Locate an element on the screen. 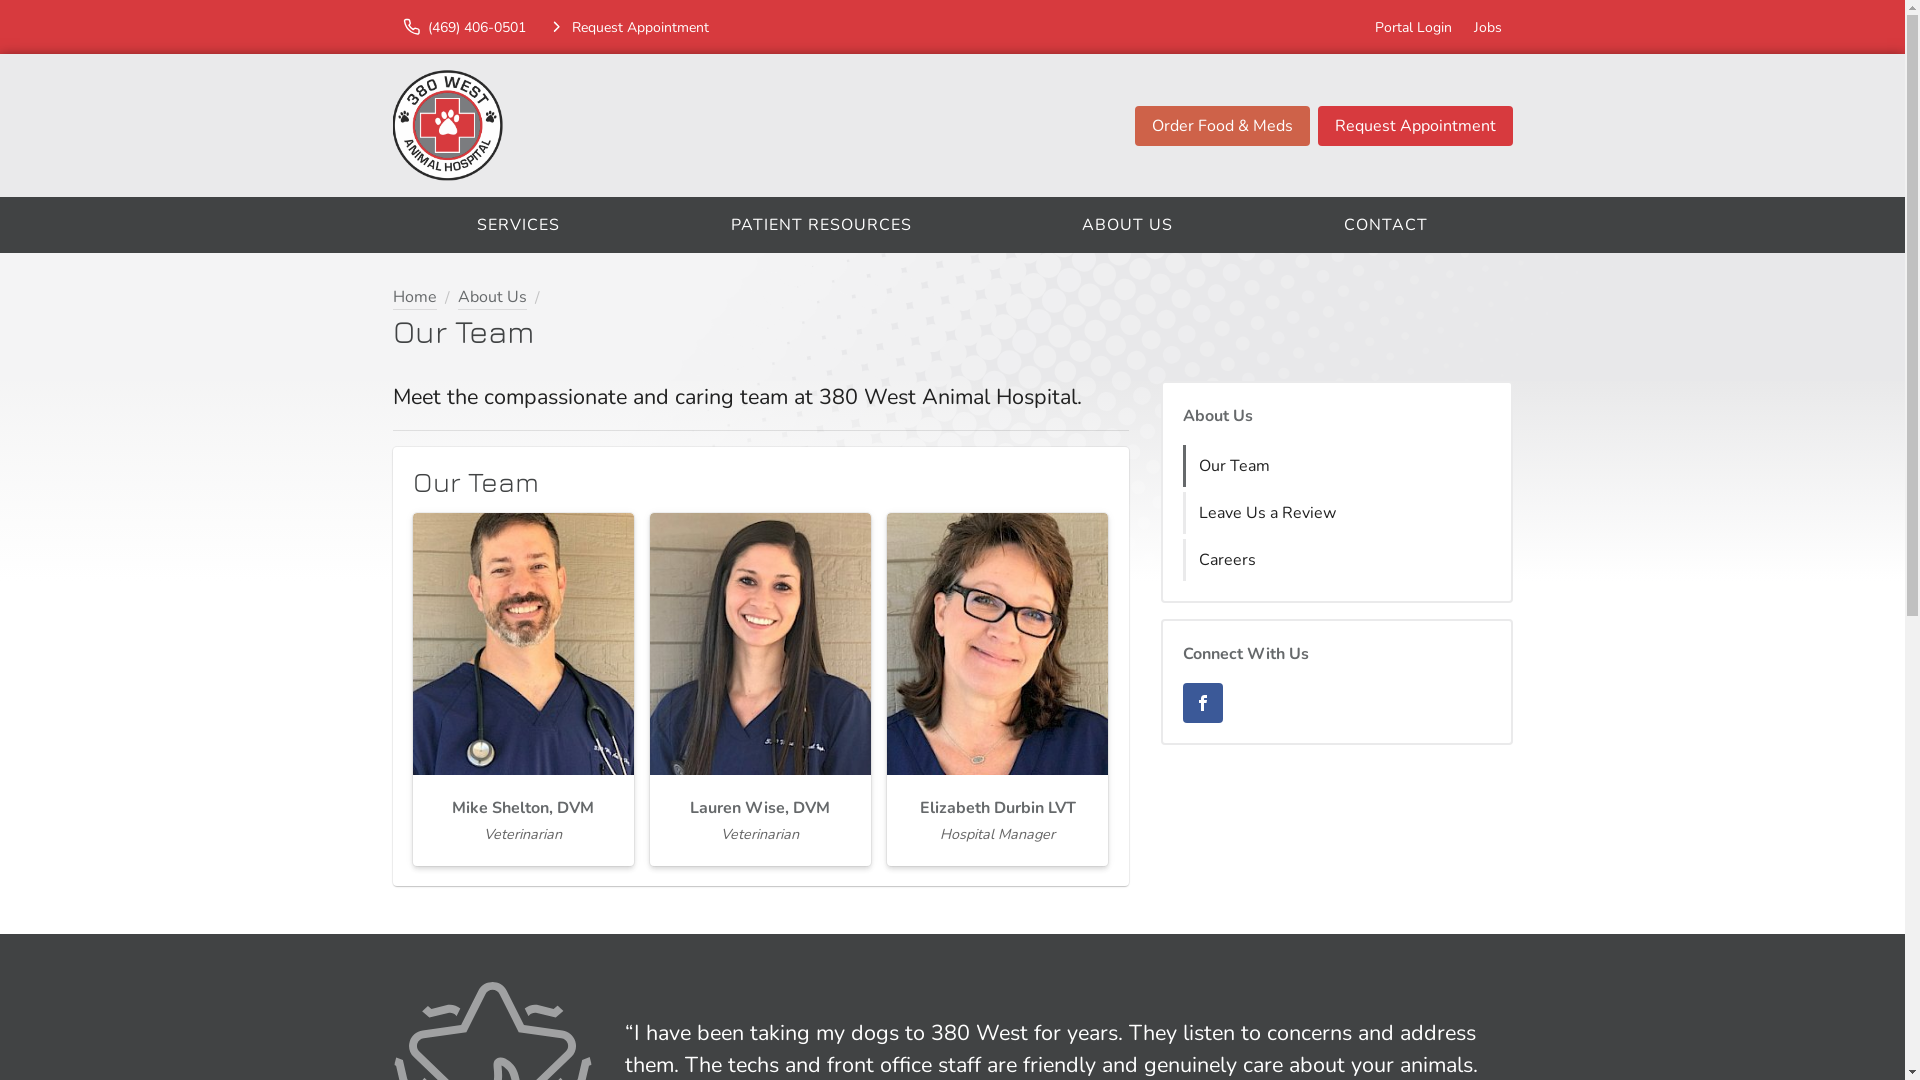 The image size is (1920, 1080). 'Home' is located at coordinates (412, 297).